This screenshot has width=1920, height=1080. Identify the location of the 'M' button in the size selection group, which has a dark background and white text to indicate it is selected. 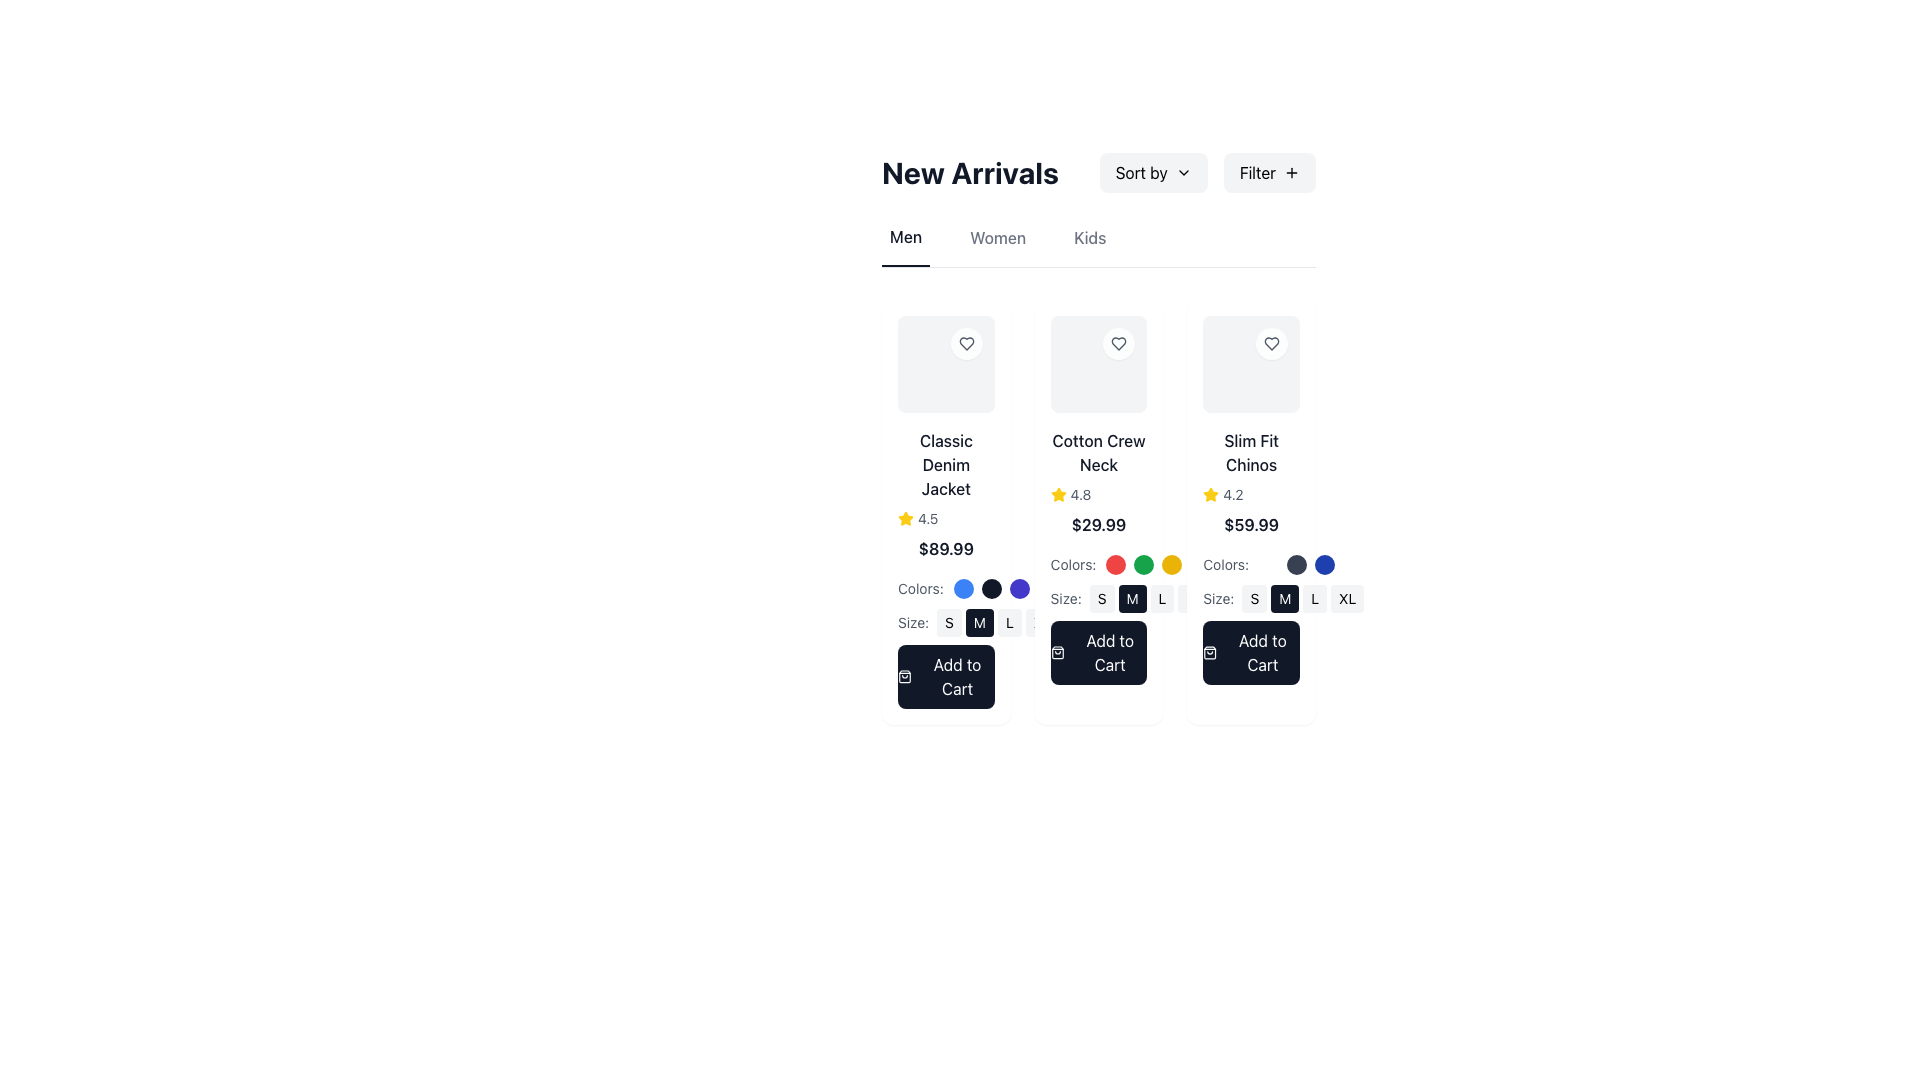
(998, 621).